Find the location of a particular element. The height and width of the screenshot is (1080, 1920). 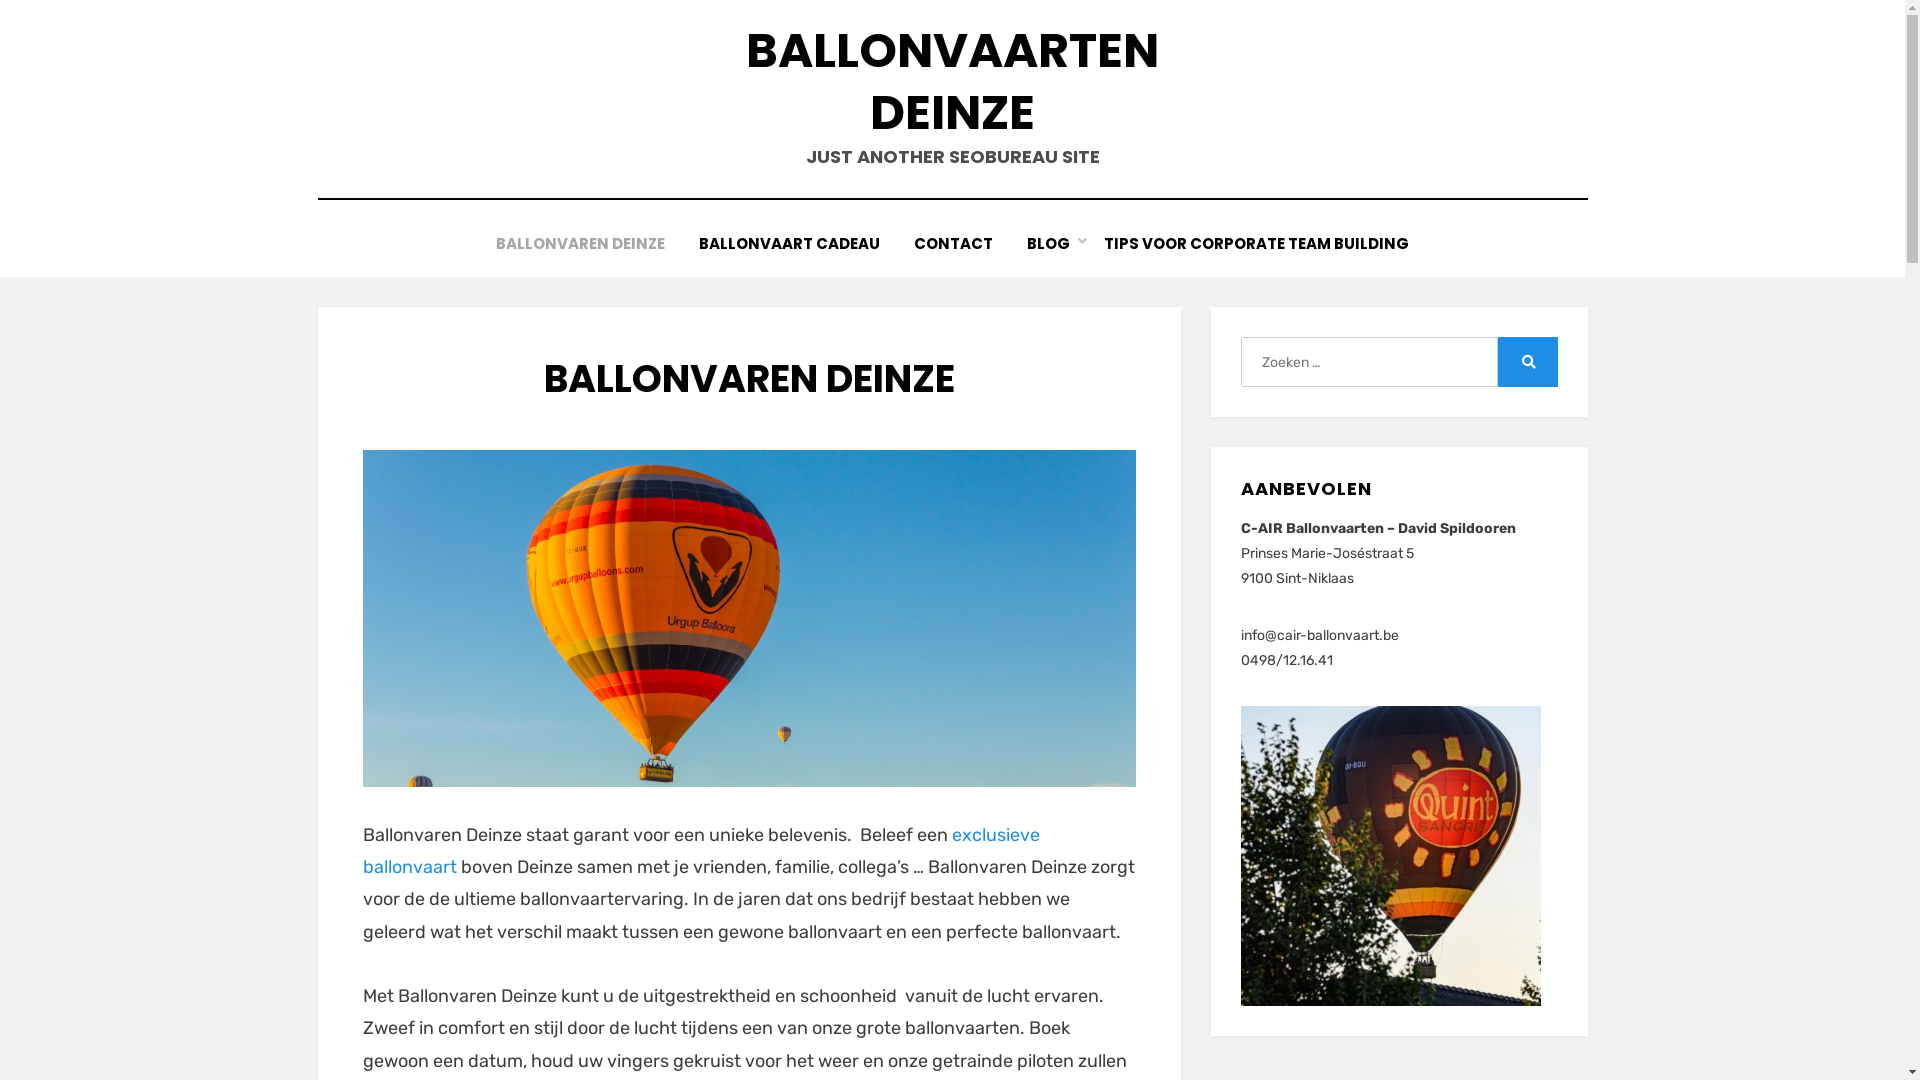

'BLOG' is located at coordinates (1047, 242).